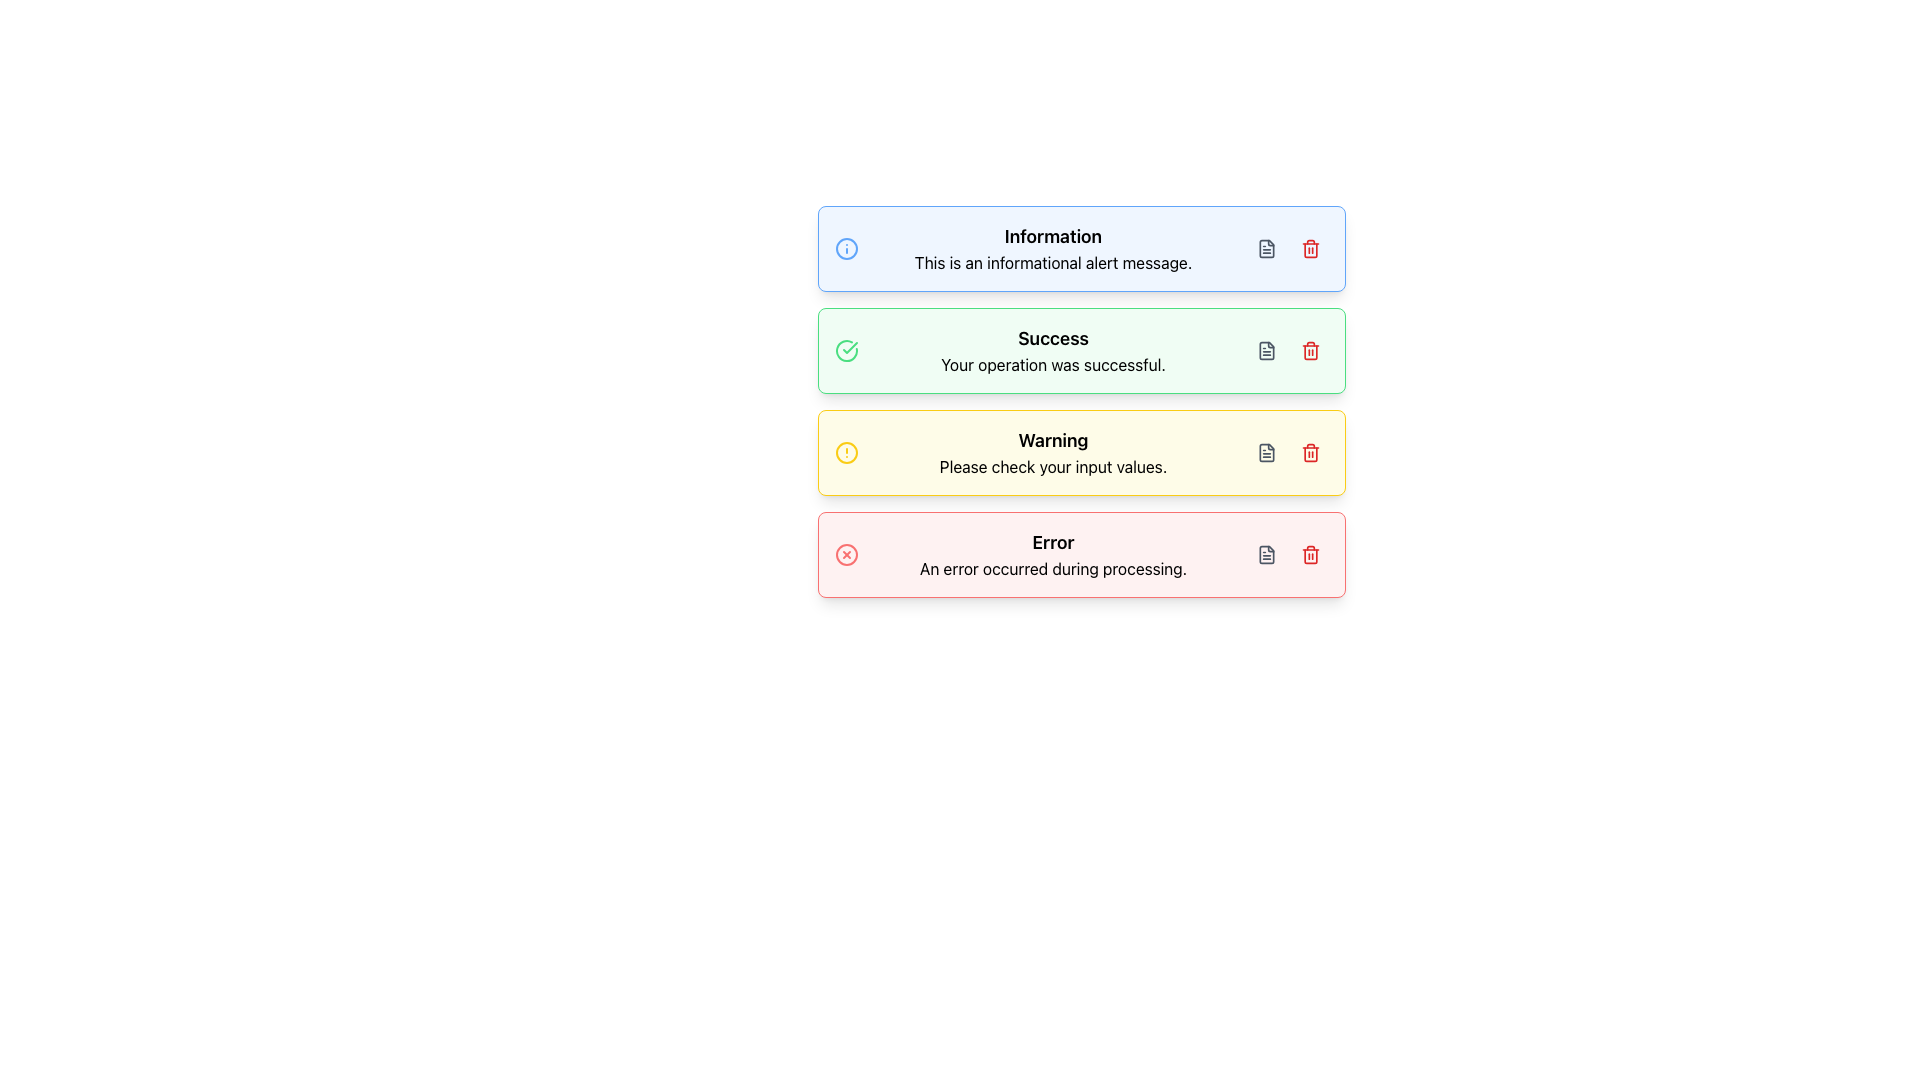 This screenshot has height=1080, width=1920. Describe the element at coordinates (1052, 235) in the screenshot. I see `bold header text 'Information' which is centered in the top portion of a blue alert card` at that location.